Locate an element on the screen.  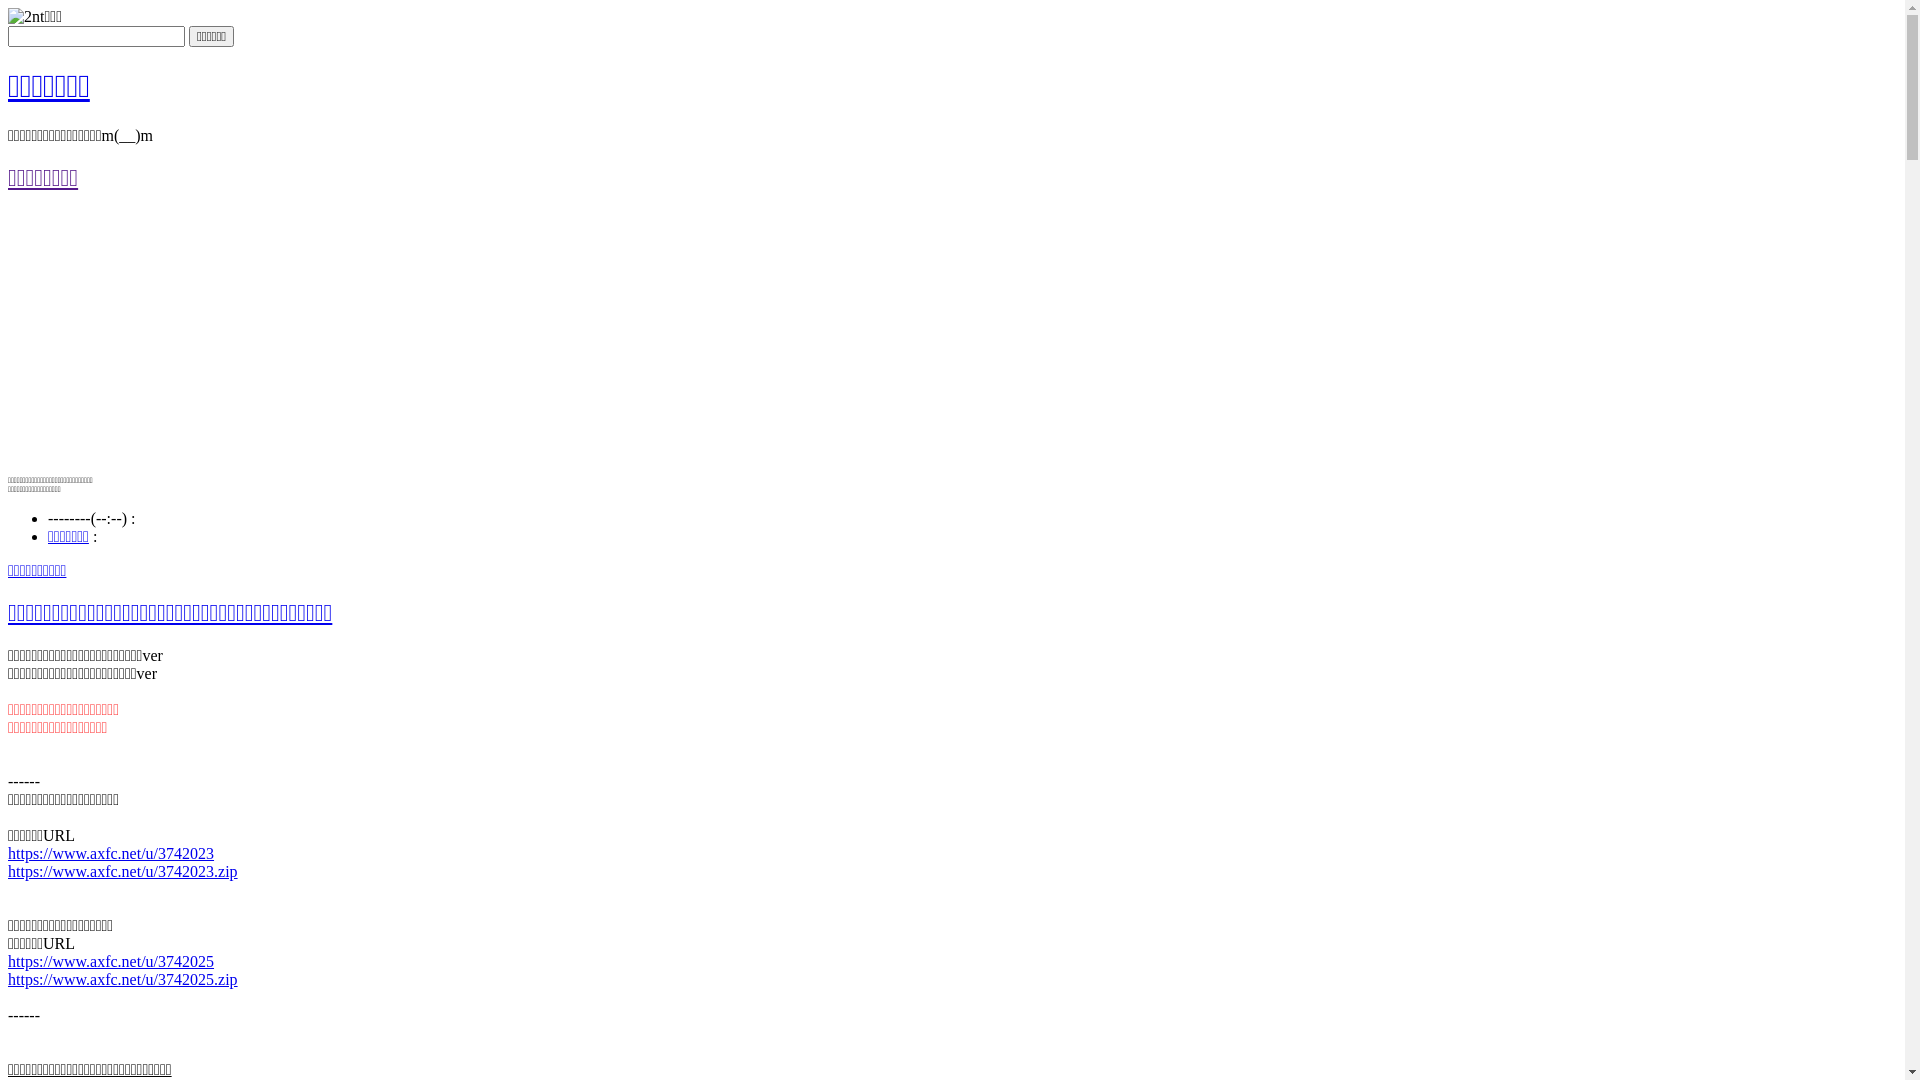
'https://www.axfc.net/u/3742025' is located at coordinates (109, 959).